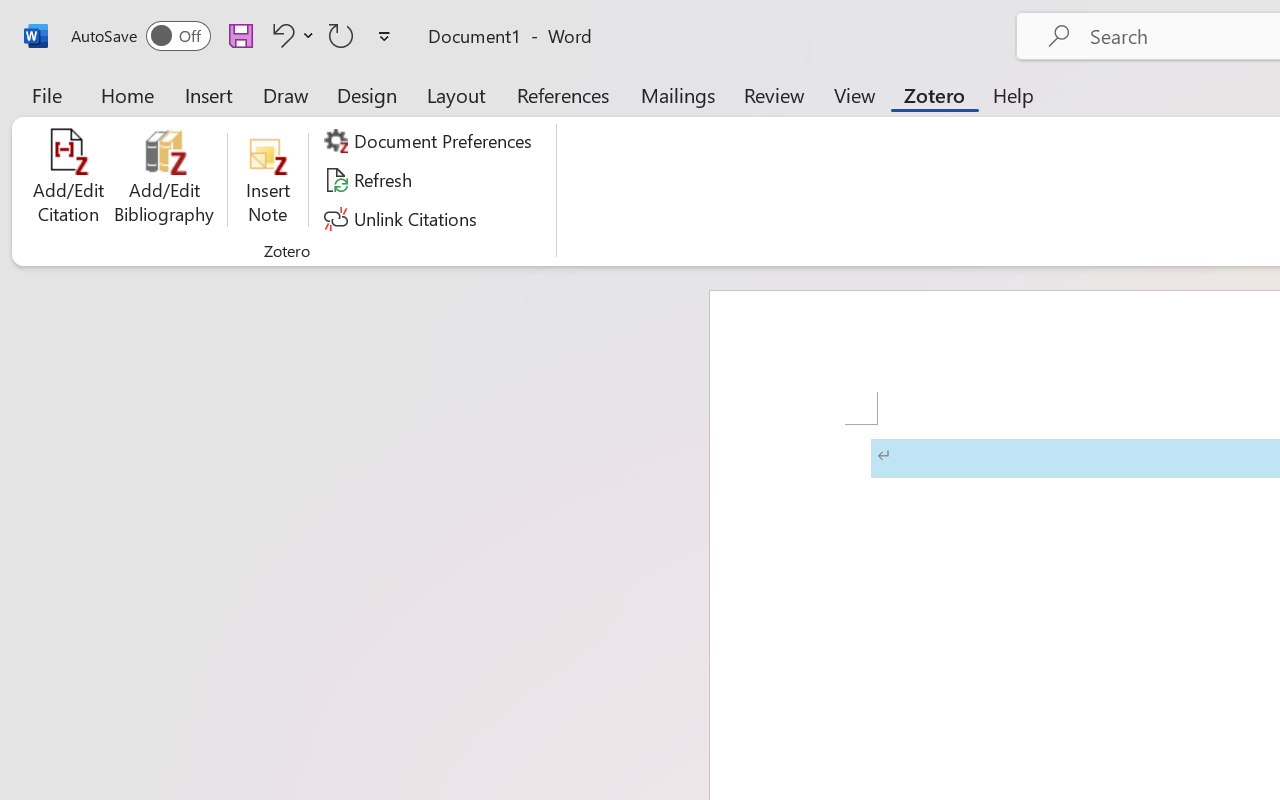 The width and height of the screenshot is (1280, 800). Describe the element at coordinates (341, 34) in the screenshot. I see `'Repeat Style'` at that location.